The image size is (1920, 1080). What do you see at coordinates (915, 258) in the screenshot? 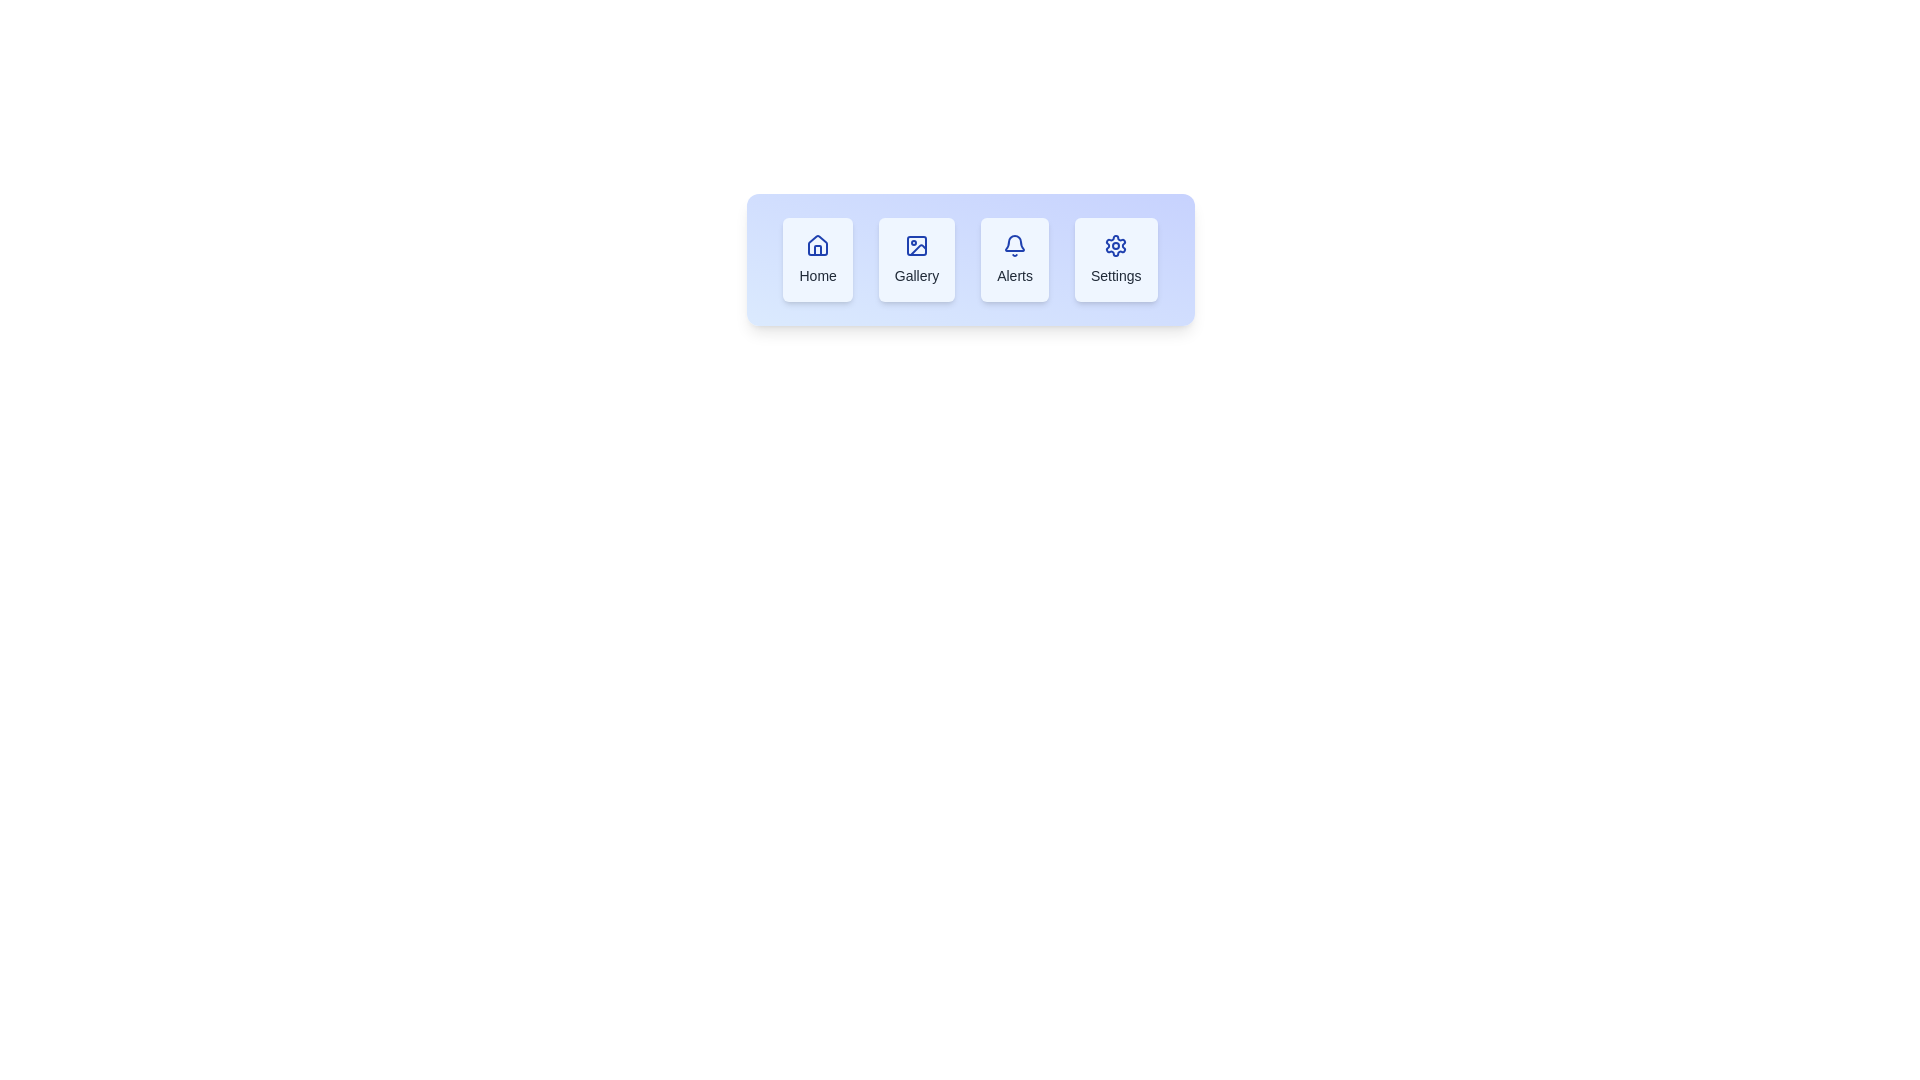
I see `the second button in the horizontal row of buttons` at bounding box center [915, 258].